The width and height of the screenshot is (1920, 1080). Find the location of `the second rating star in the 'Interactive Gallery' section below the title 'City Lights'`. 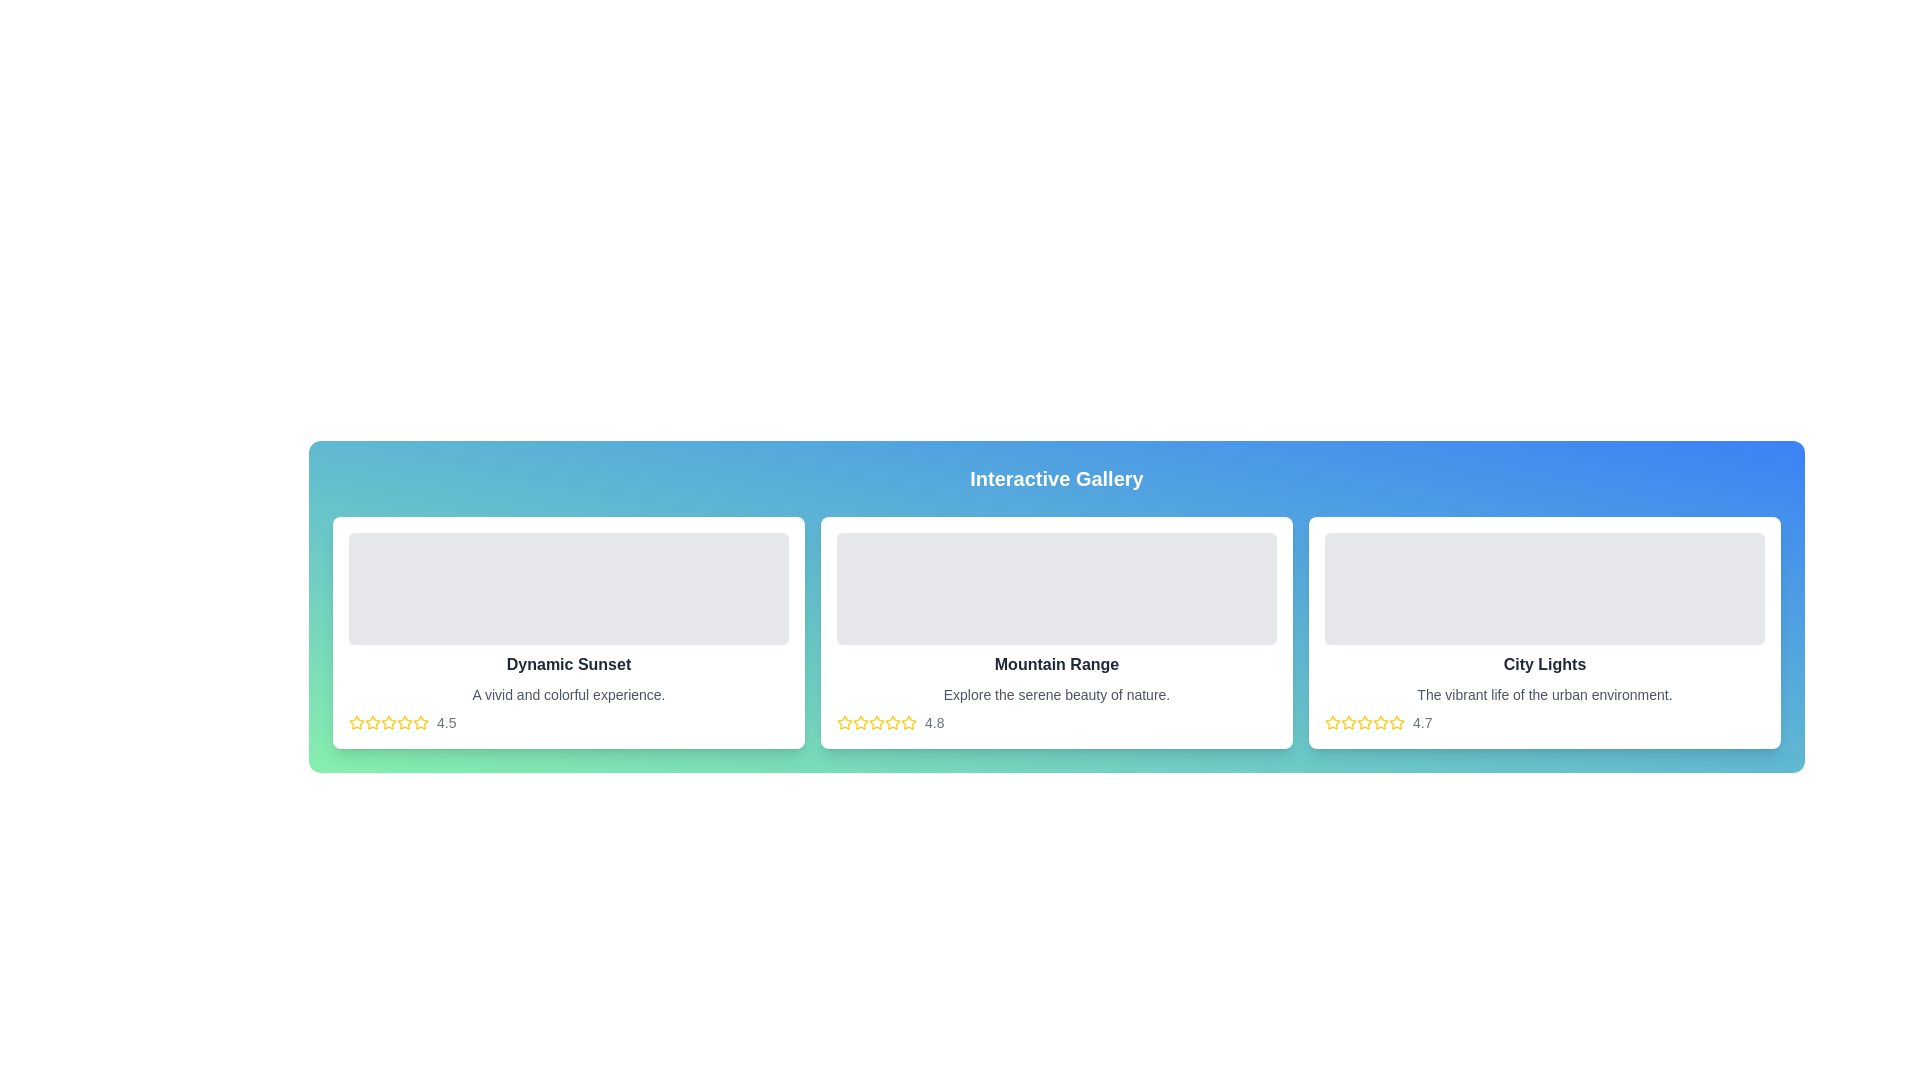

the second rating star in the 'Interactive Gallery' section below the title 'City Lights' is located at coordinates (1363, 722).